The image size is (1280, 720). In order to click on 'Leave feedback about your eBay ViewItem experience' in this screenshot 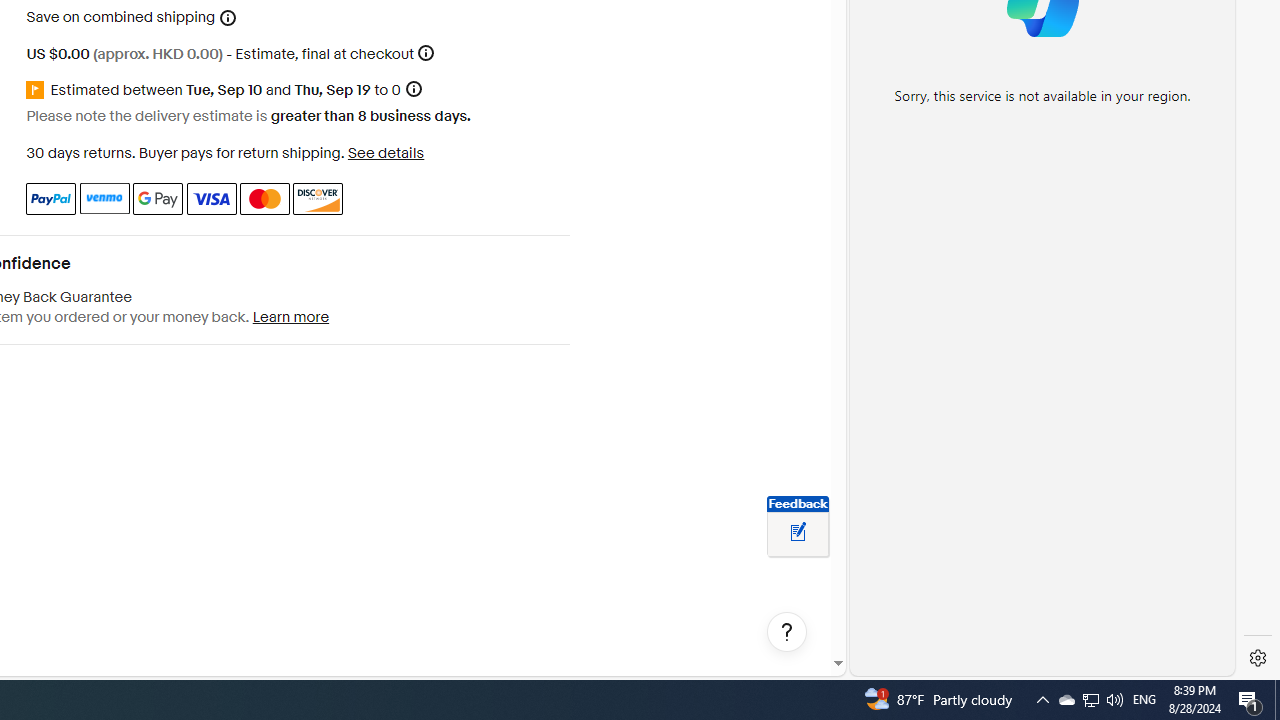, I will do `click(797, 532)`.